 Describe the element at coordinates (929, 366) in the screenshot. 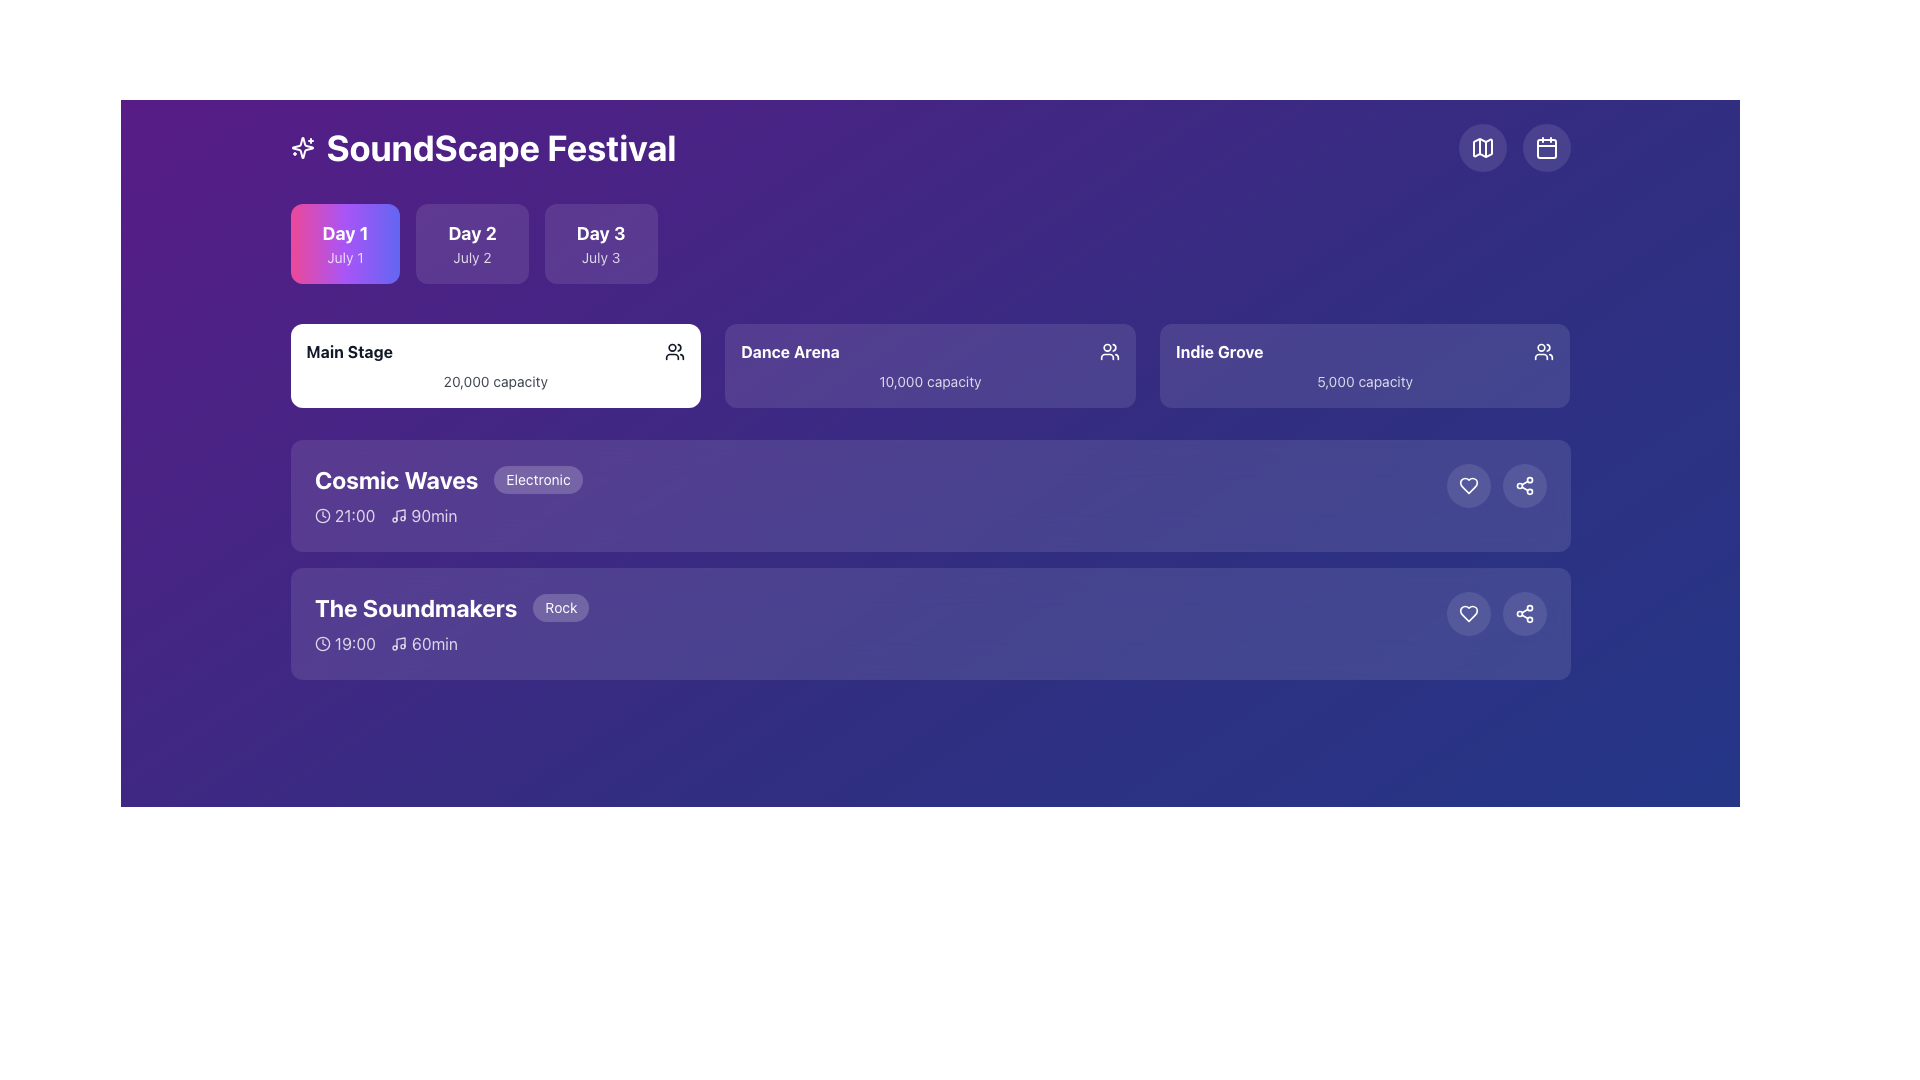

I see `the 'Dance Arena' interactive card/button, which is the second card in a horizontal list` at that location.